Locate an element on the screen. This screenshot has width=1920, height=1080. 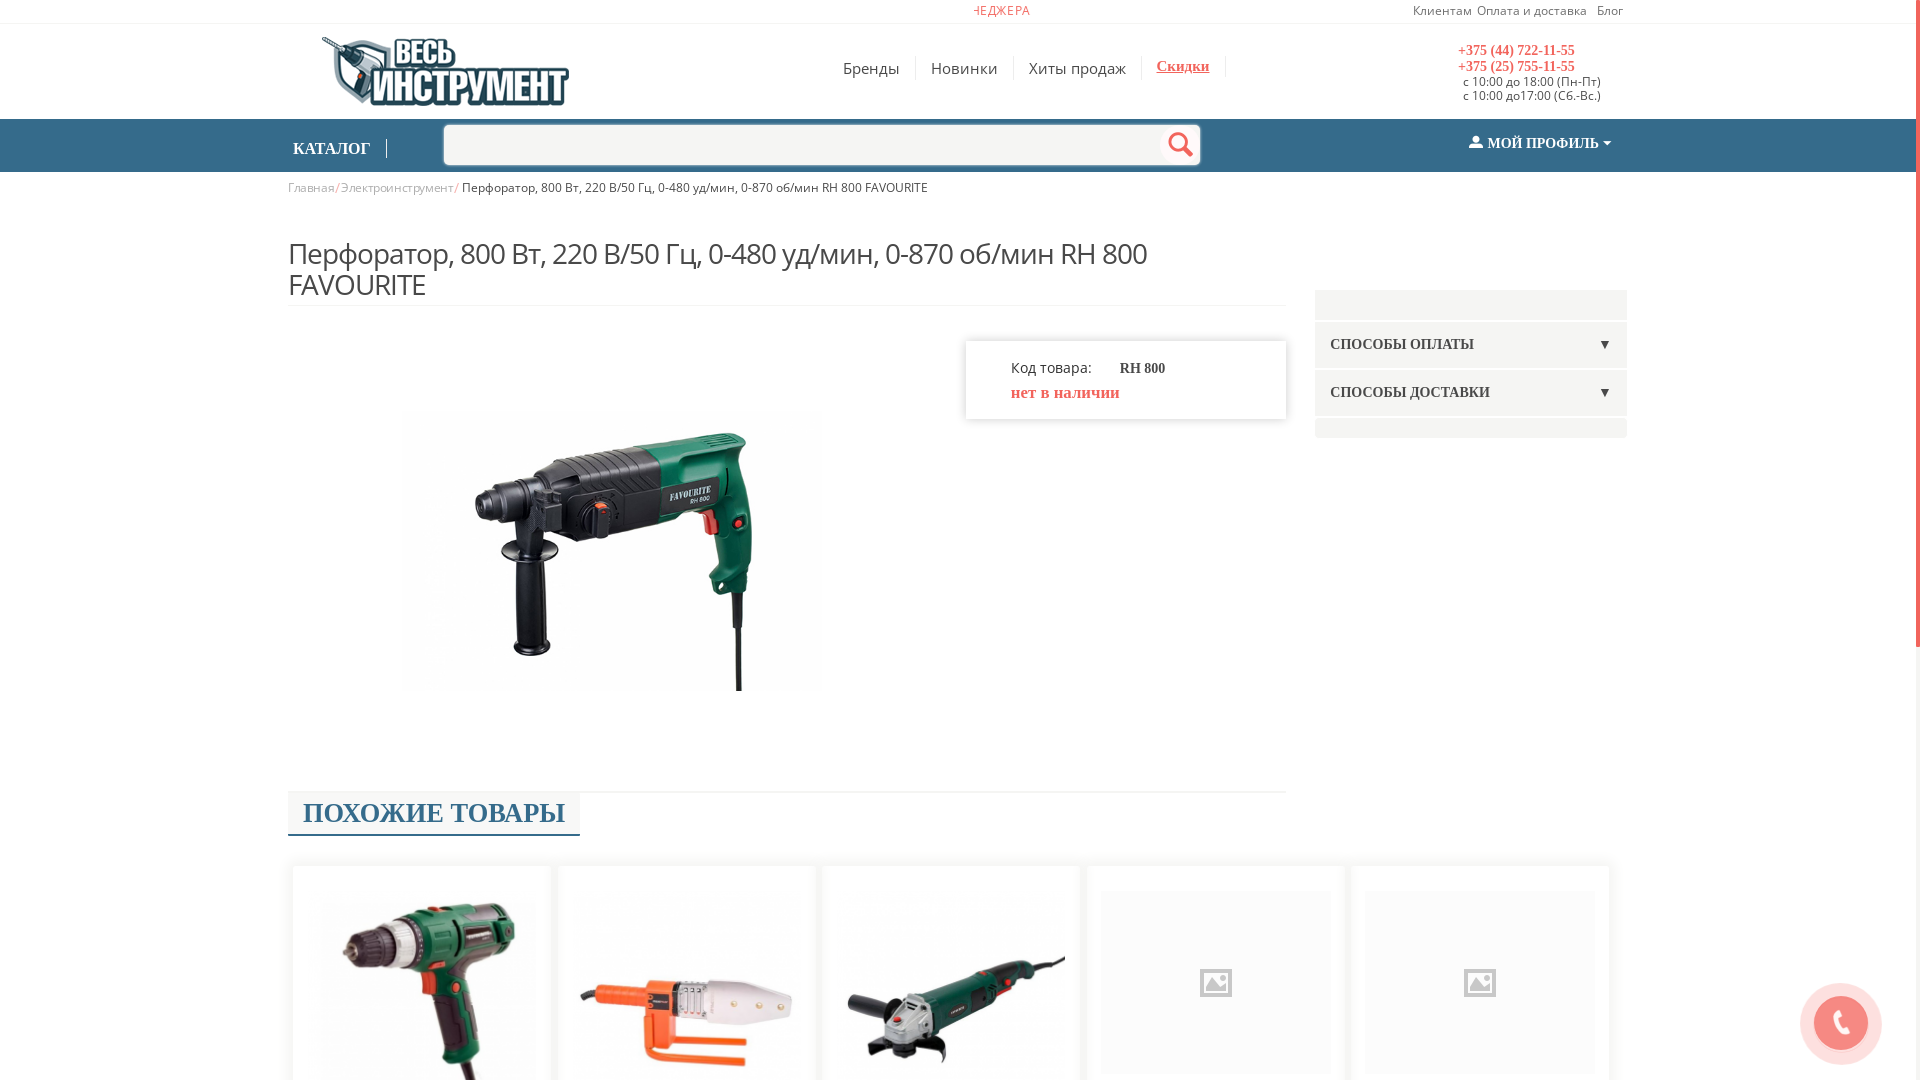
'+375 (44) 722-11-55' is located at coordinates (1541, 49).